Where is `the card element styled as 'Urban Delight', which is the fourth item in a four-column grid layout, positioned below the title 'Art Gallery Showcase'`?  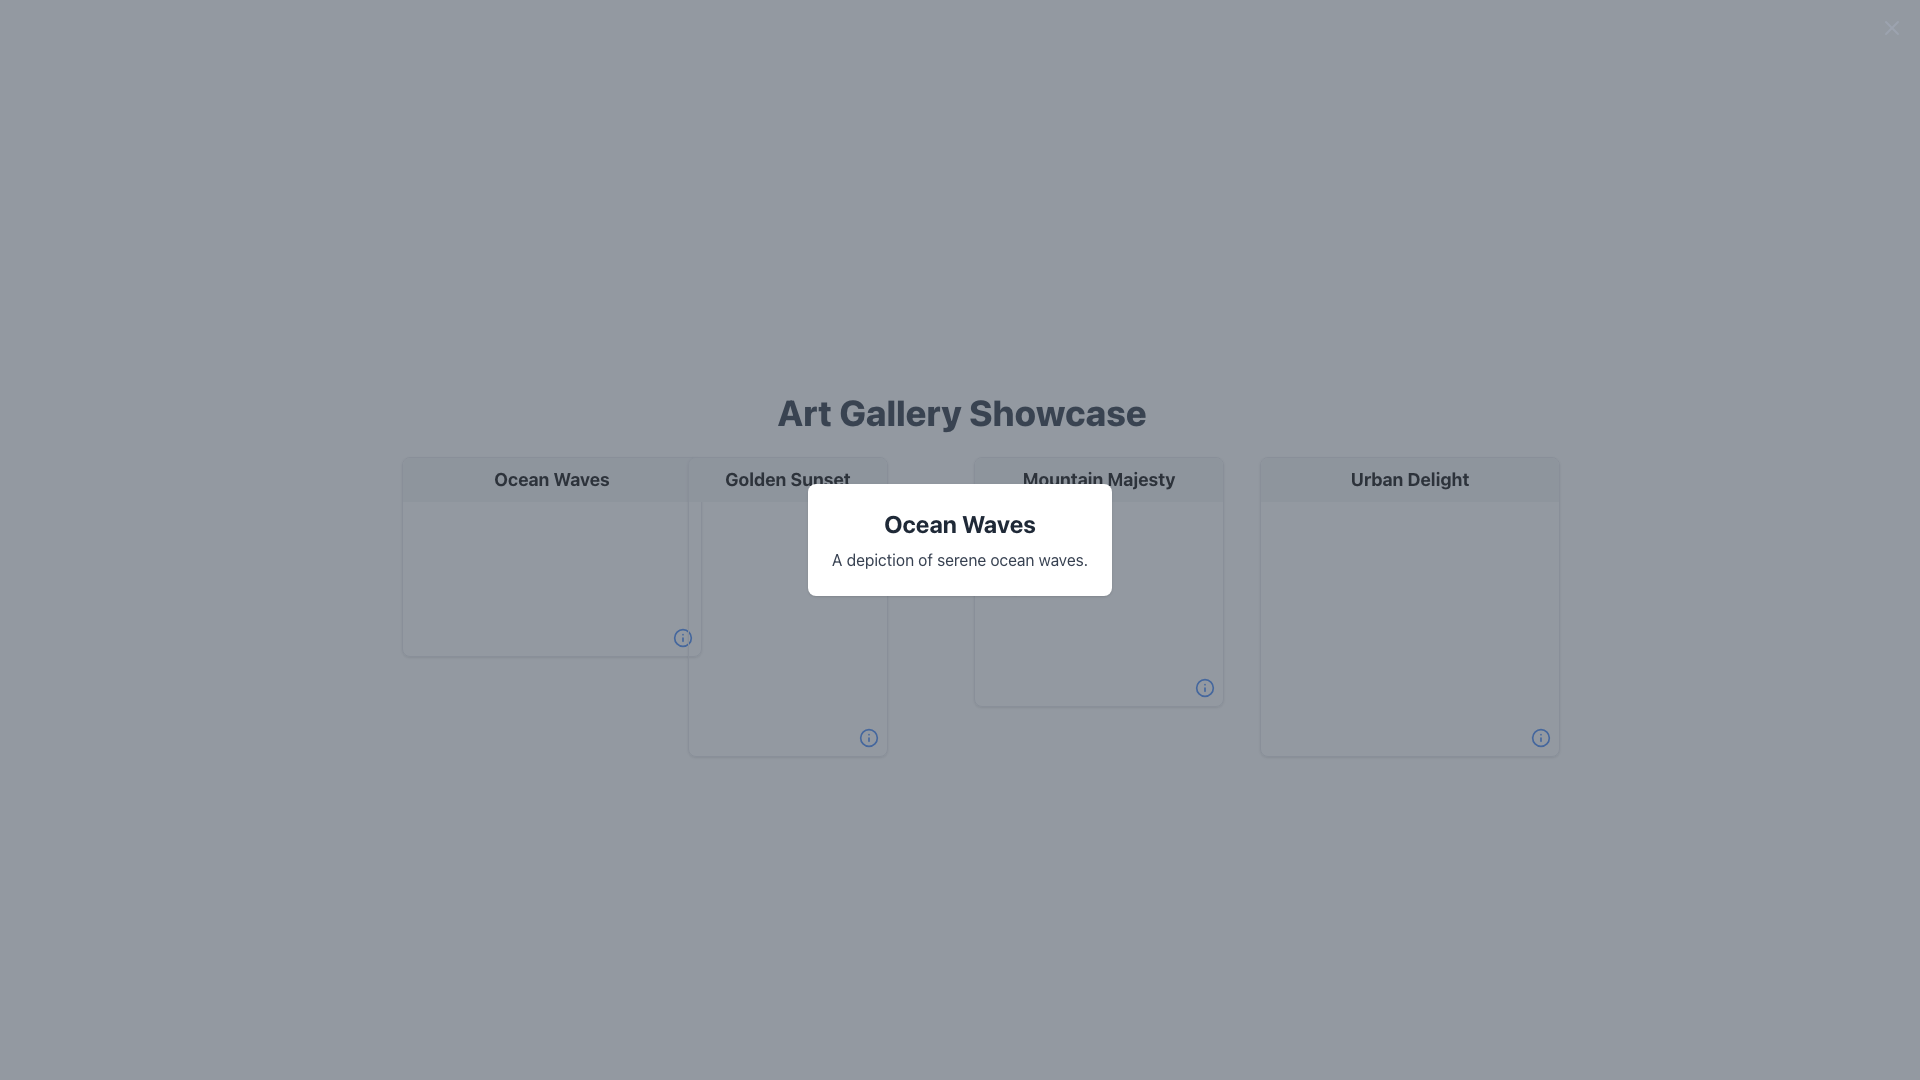
the card element styled as 'Urban Delight', which is the fourth item in a four-column grid layout, positioned below the title 'Art Gallery Showcase' is located at coordinates (1409, 605).